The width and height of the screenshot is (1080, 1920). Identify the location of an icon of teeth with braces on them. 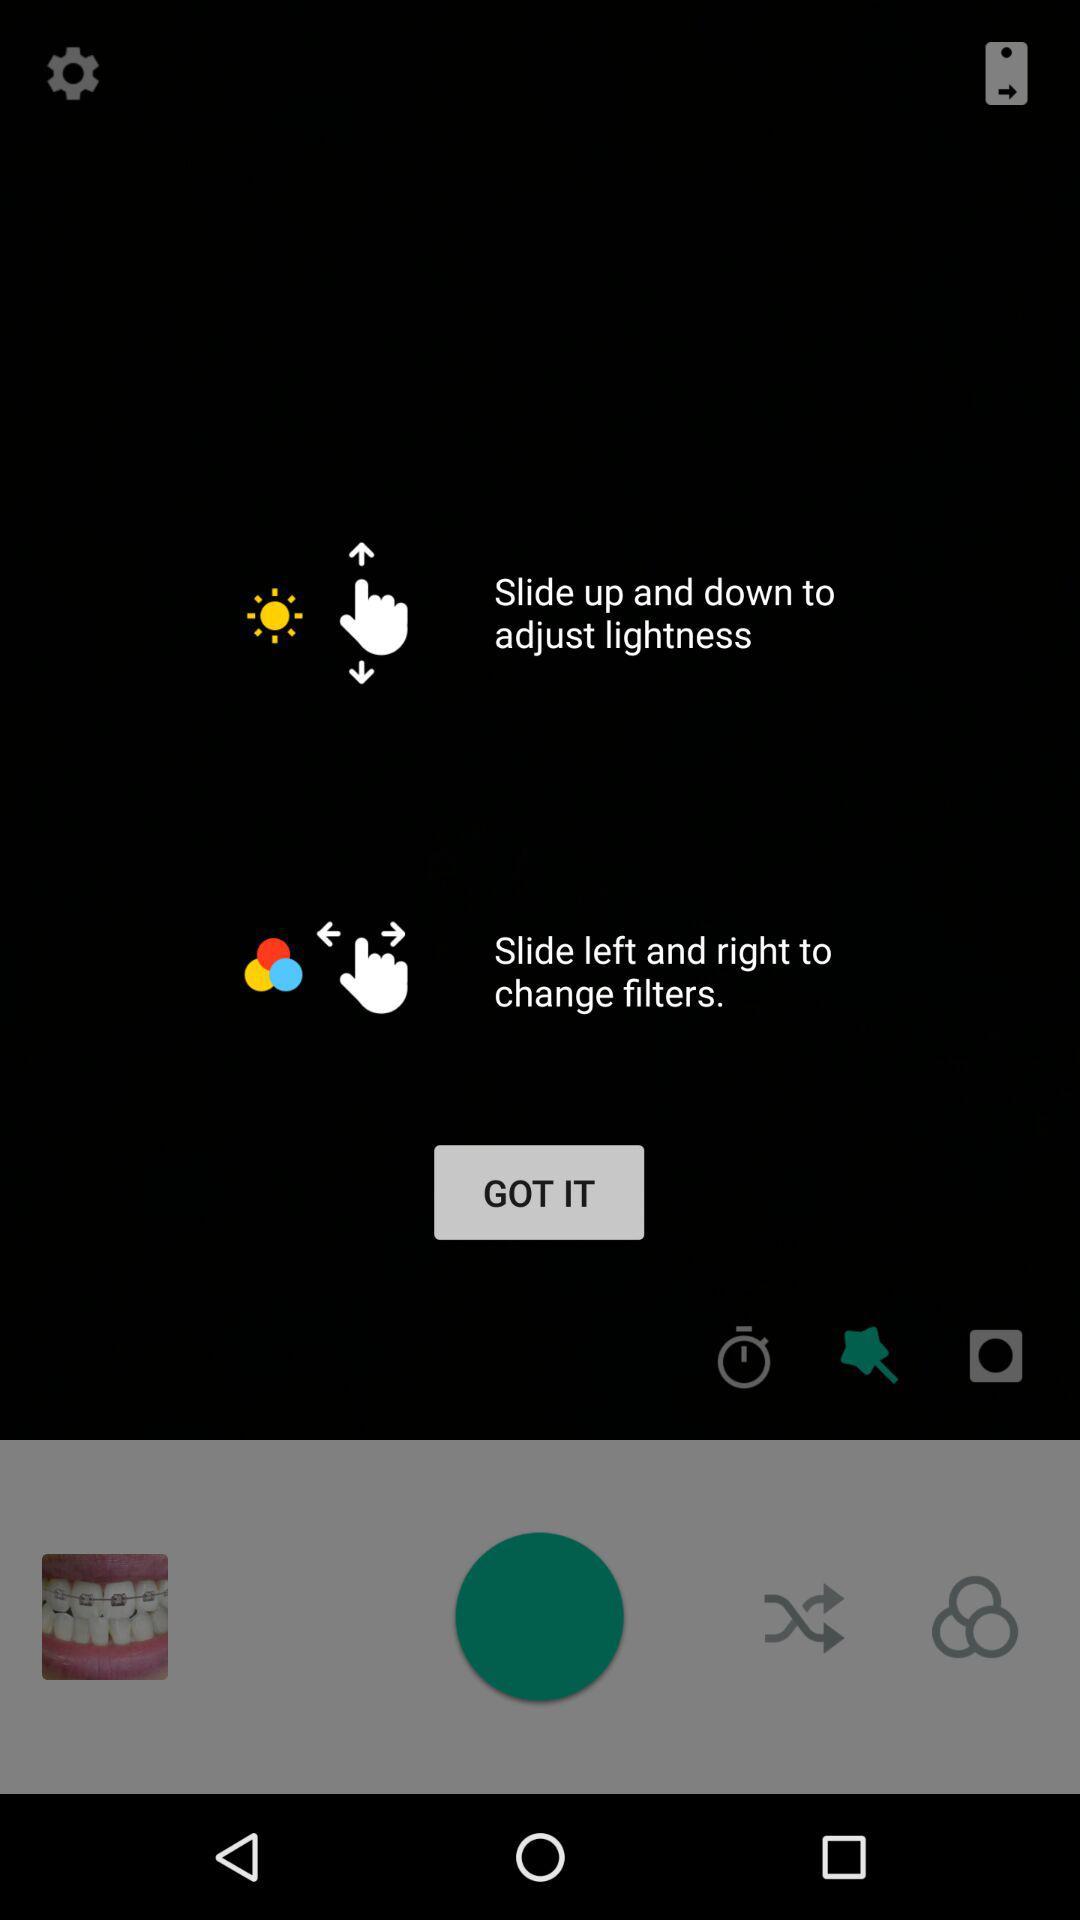
(104, 1617).